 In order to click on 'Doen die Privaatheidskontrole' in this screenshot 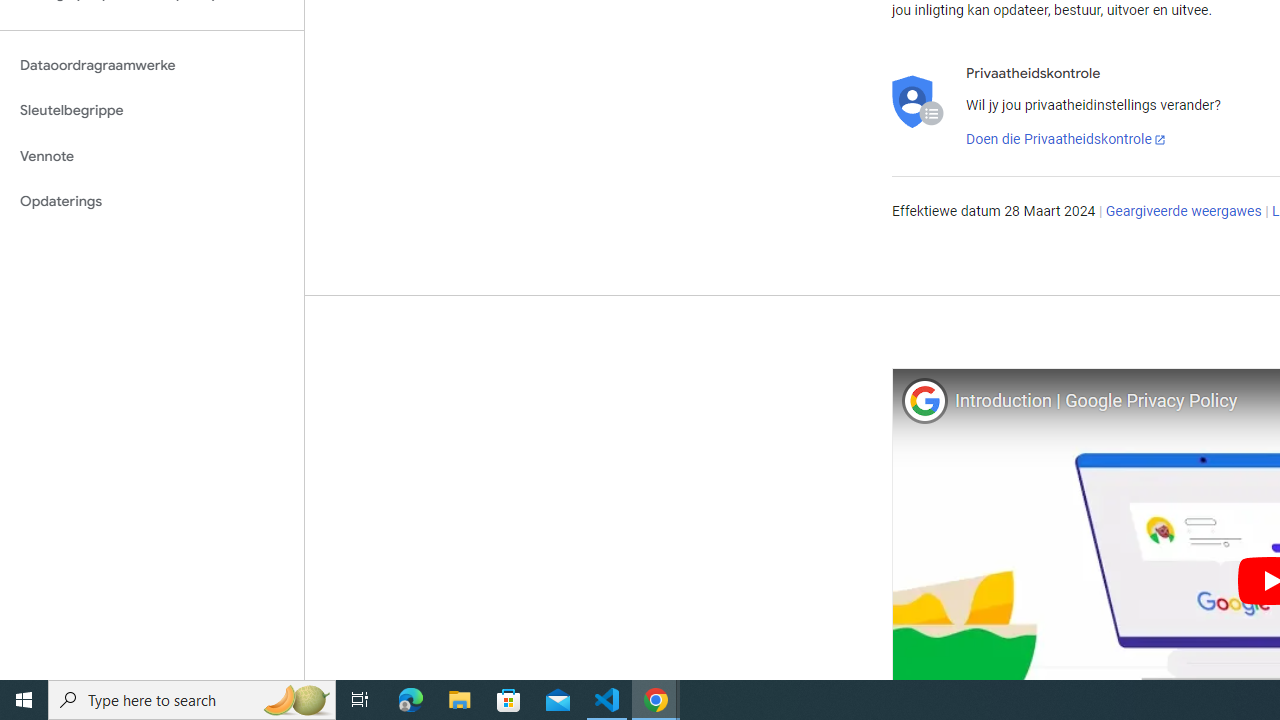, I will do `click(1065, 139)`.